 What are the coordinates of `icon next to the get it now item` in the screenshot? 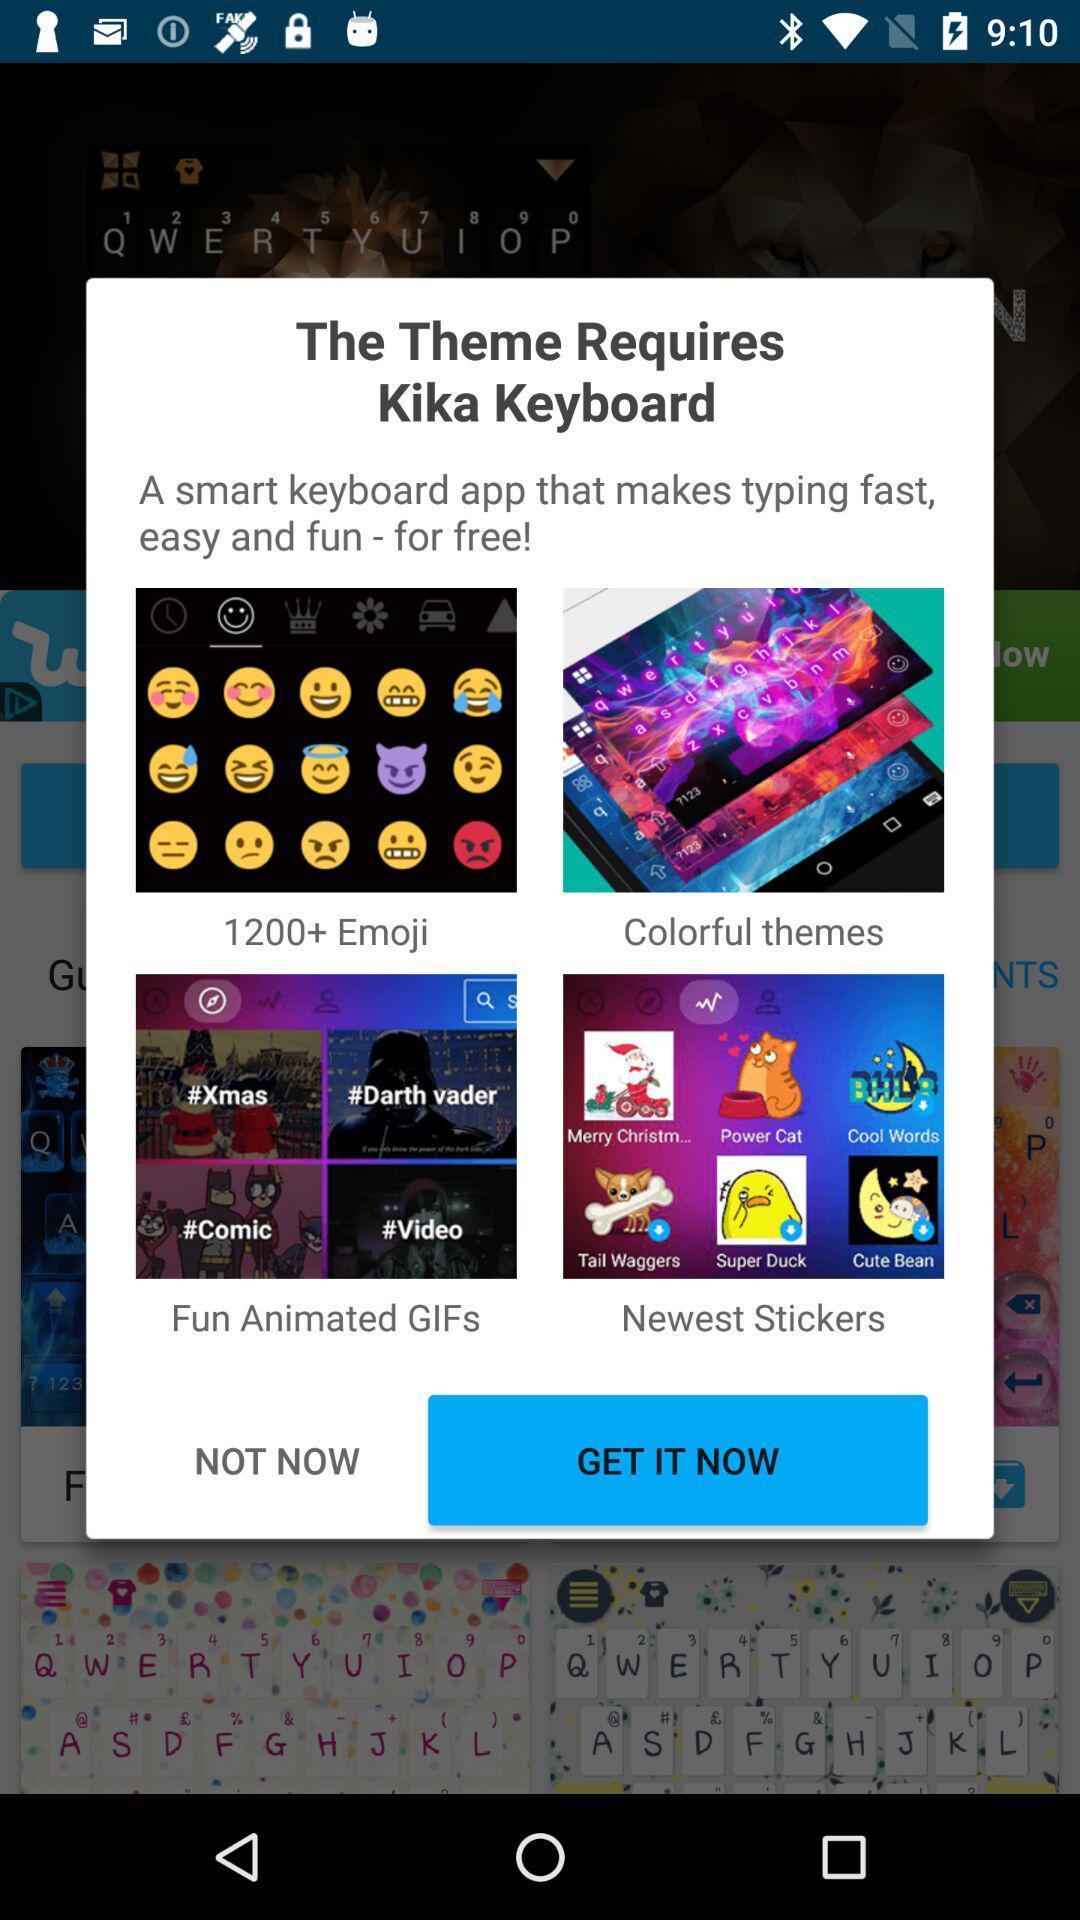 It's located at (276, 1460).